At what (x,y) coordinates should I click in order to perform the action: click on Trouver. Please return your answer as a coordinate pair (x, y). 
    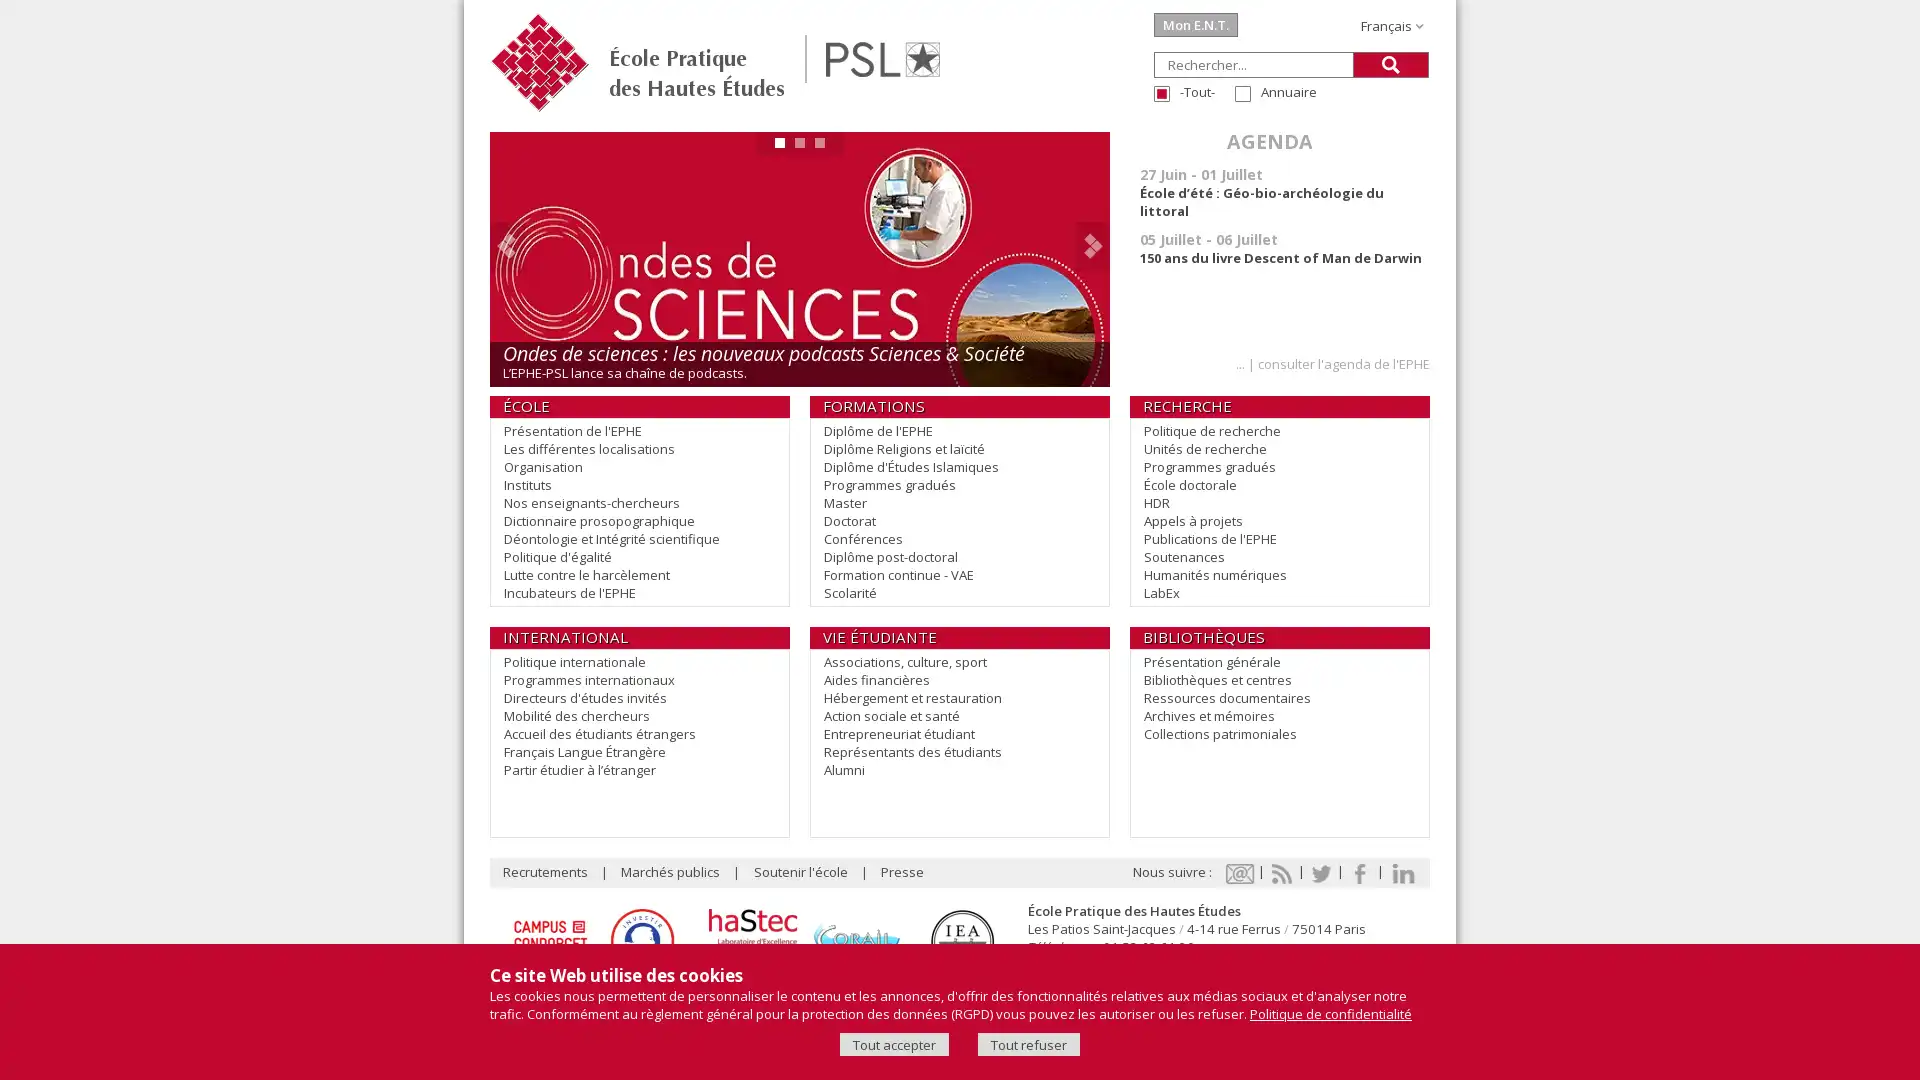
    Looking at the image, I should click on (1390, 63).